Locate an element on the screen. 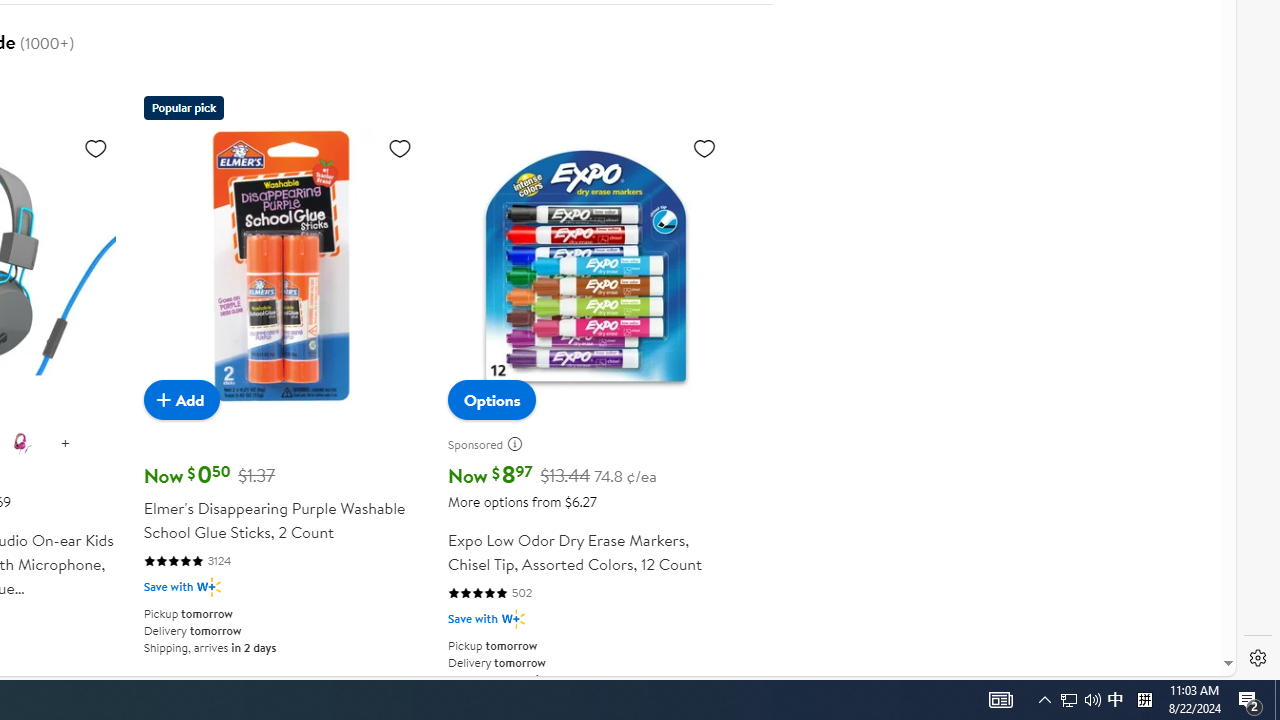 This screenshot has height=720, width=1280. 'Walmart Plus' is located at coordinates (513, 618).